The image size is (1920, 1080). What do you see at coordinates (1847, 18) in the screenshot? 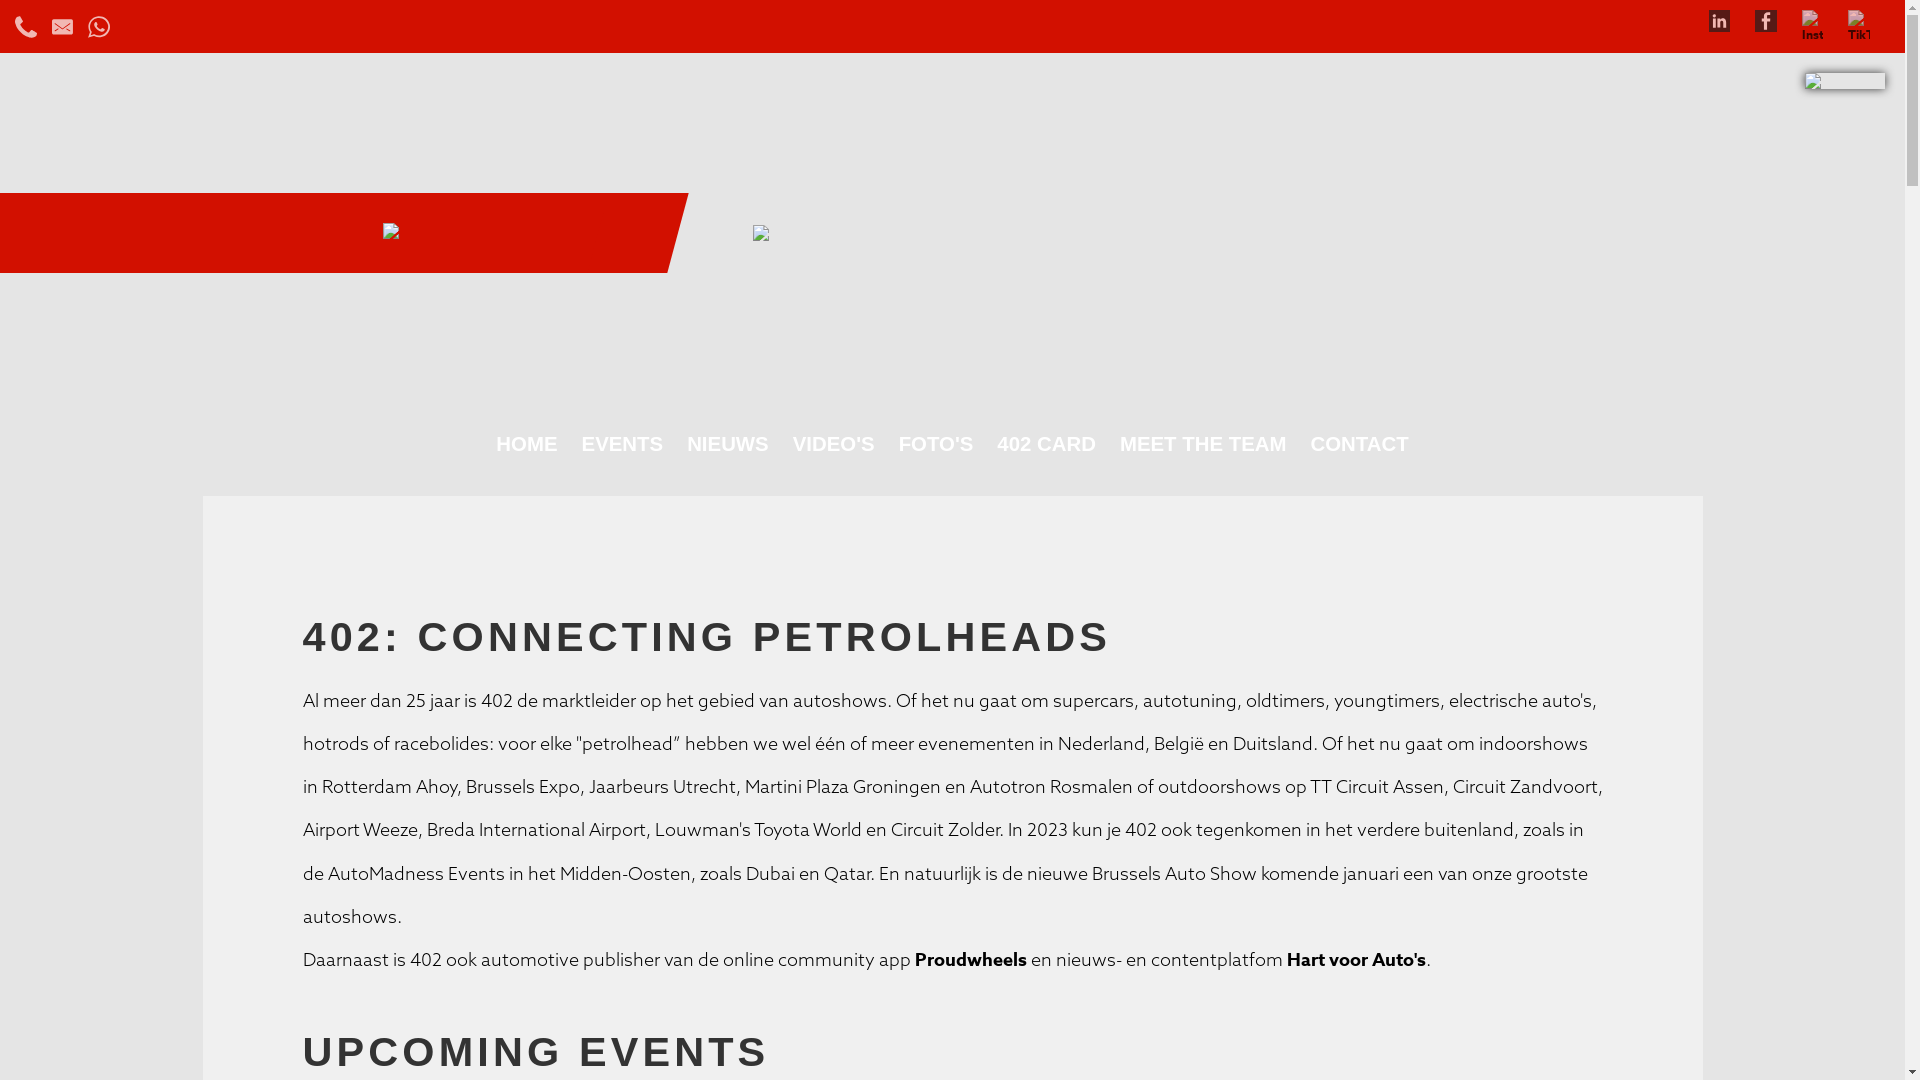
I see `'TikTok'` at bounding box center [1847, 18].